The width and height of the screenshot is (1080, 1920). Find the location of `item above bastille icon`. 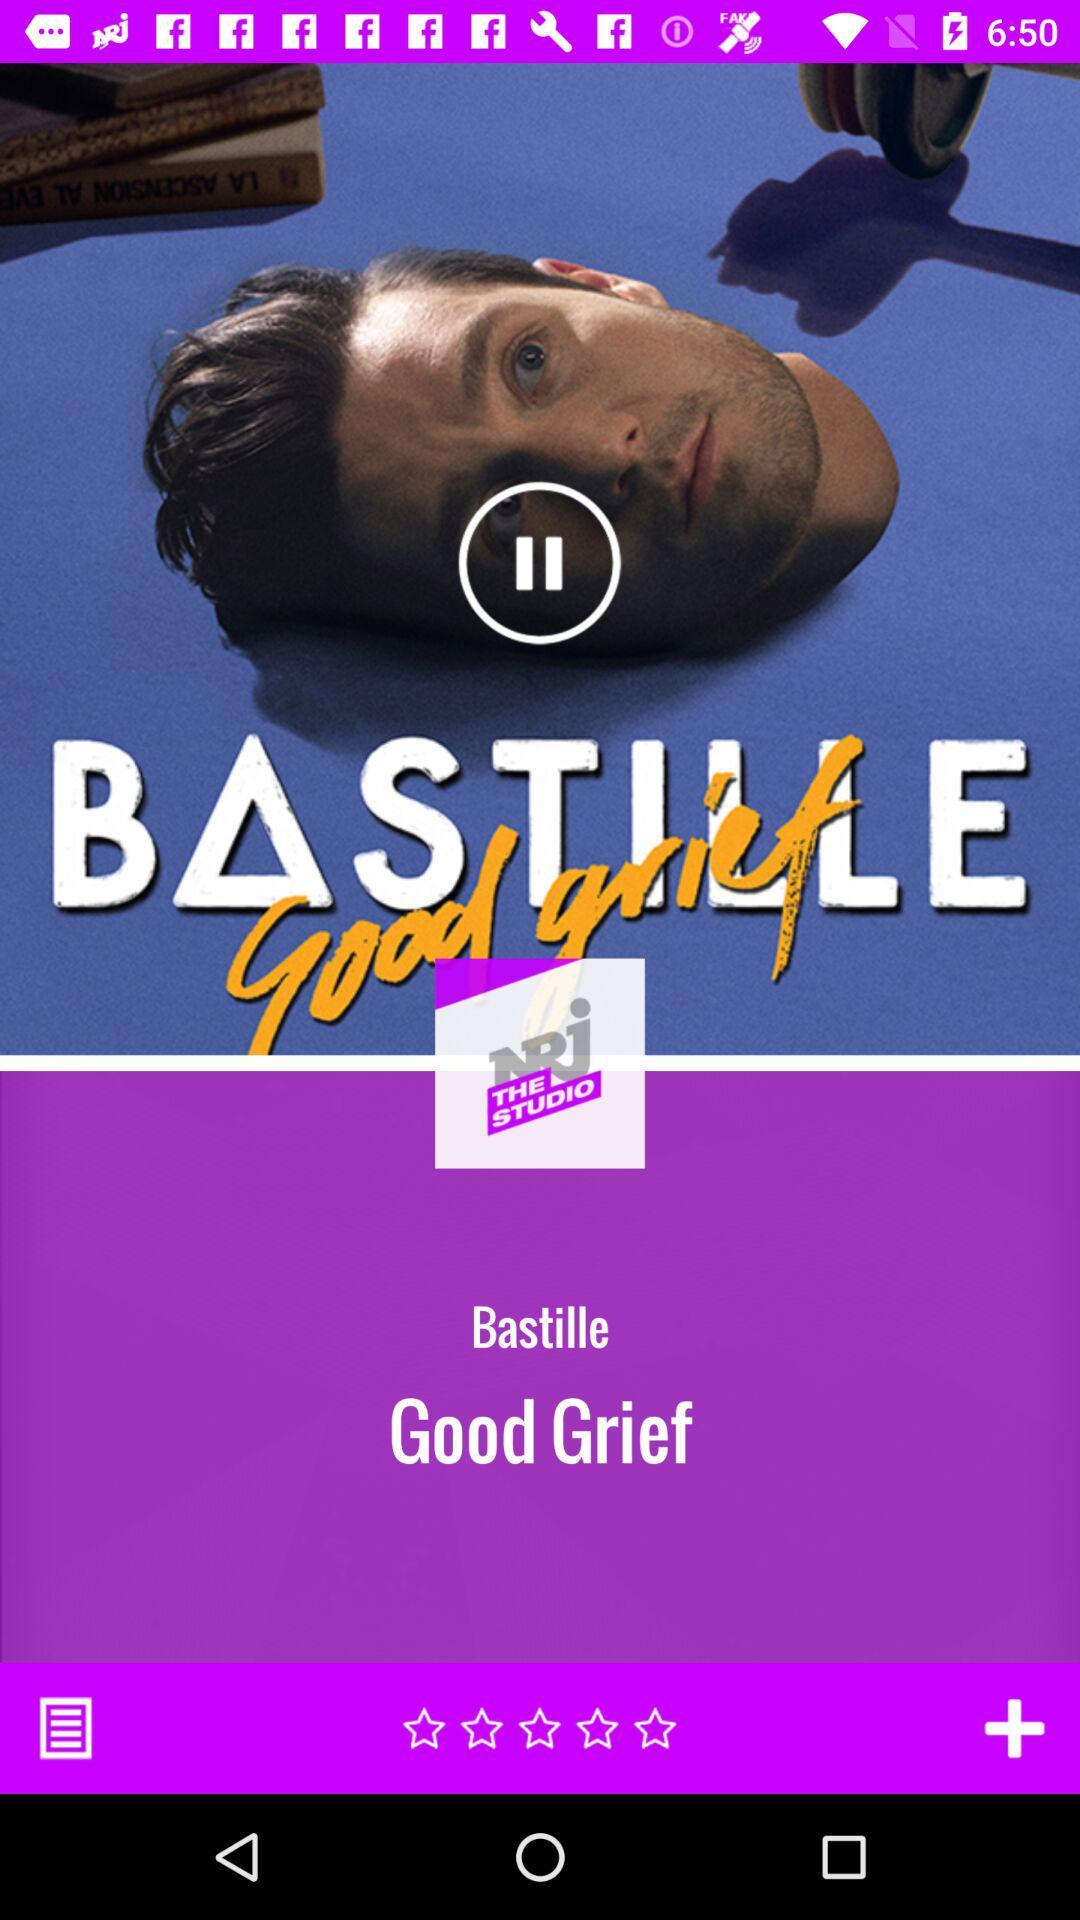

item above bastille icon is located at coordinates (540, 1114).